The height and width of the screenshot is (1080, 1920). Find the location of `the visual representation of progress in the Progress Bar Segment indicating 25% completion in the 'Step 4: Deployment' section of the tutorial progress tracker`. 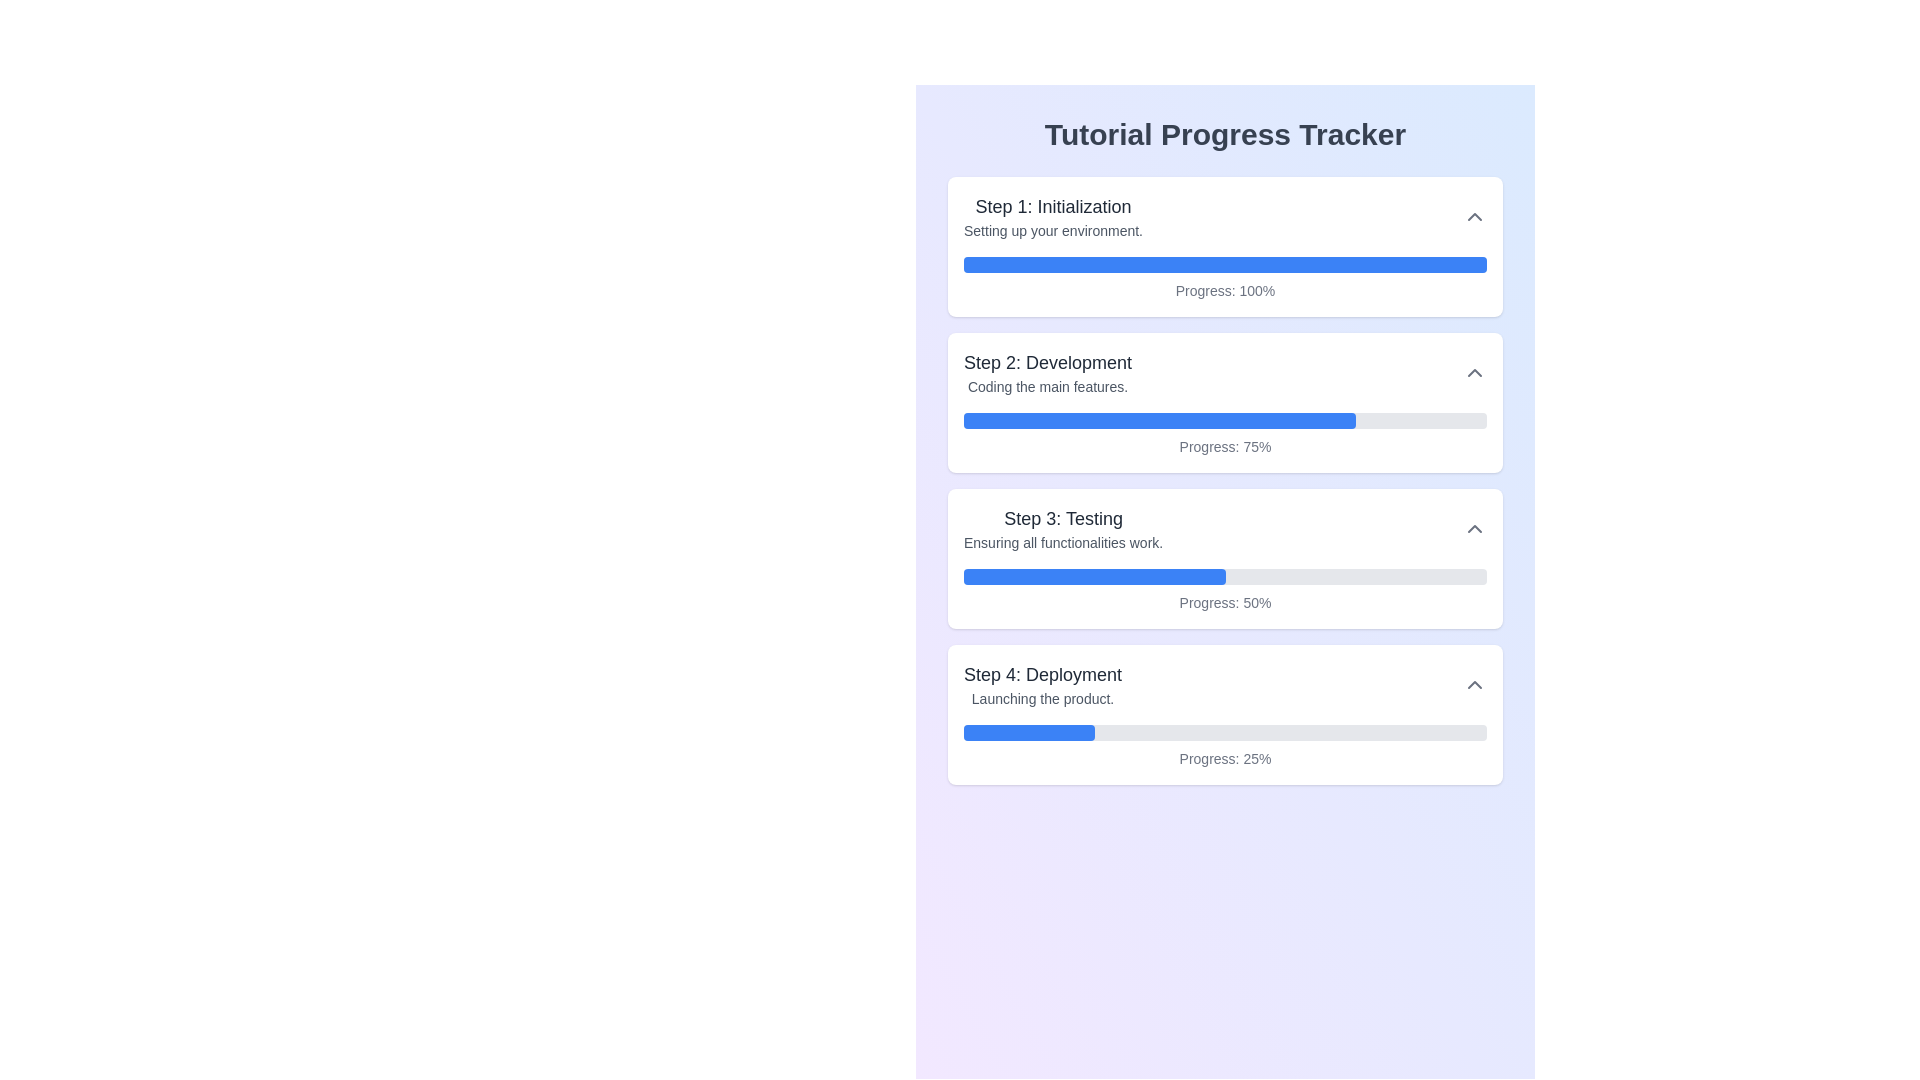

the visual representation of progress in the Progress Bar Segment indicating 25% completion in the 'Step 4: Deployment' section of the tutorial progress tracker is located at coordinates (1029, 732).